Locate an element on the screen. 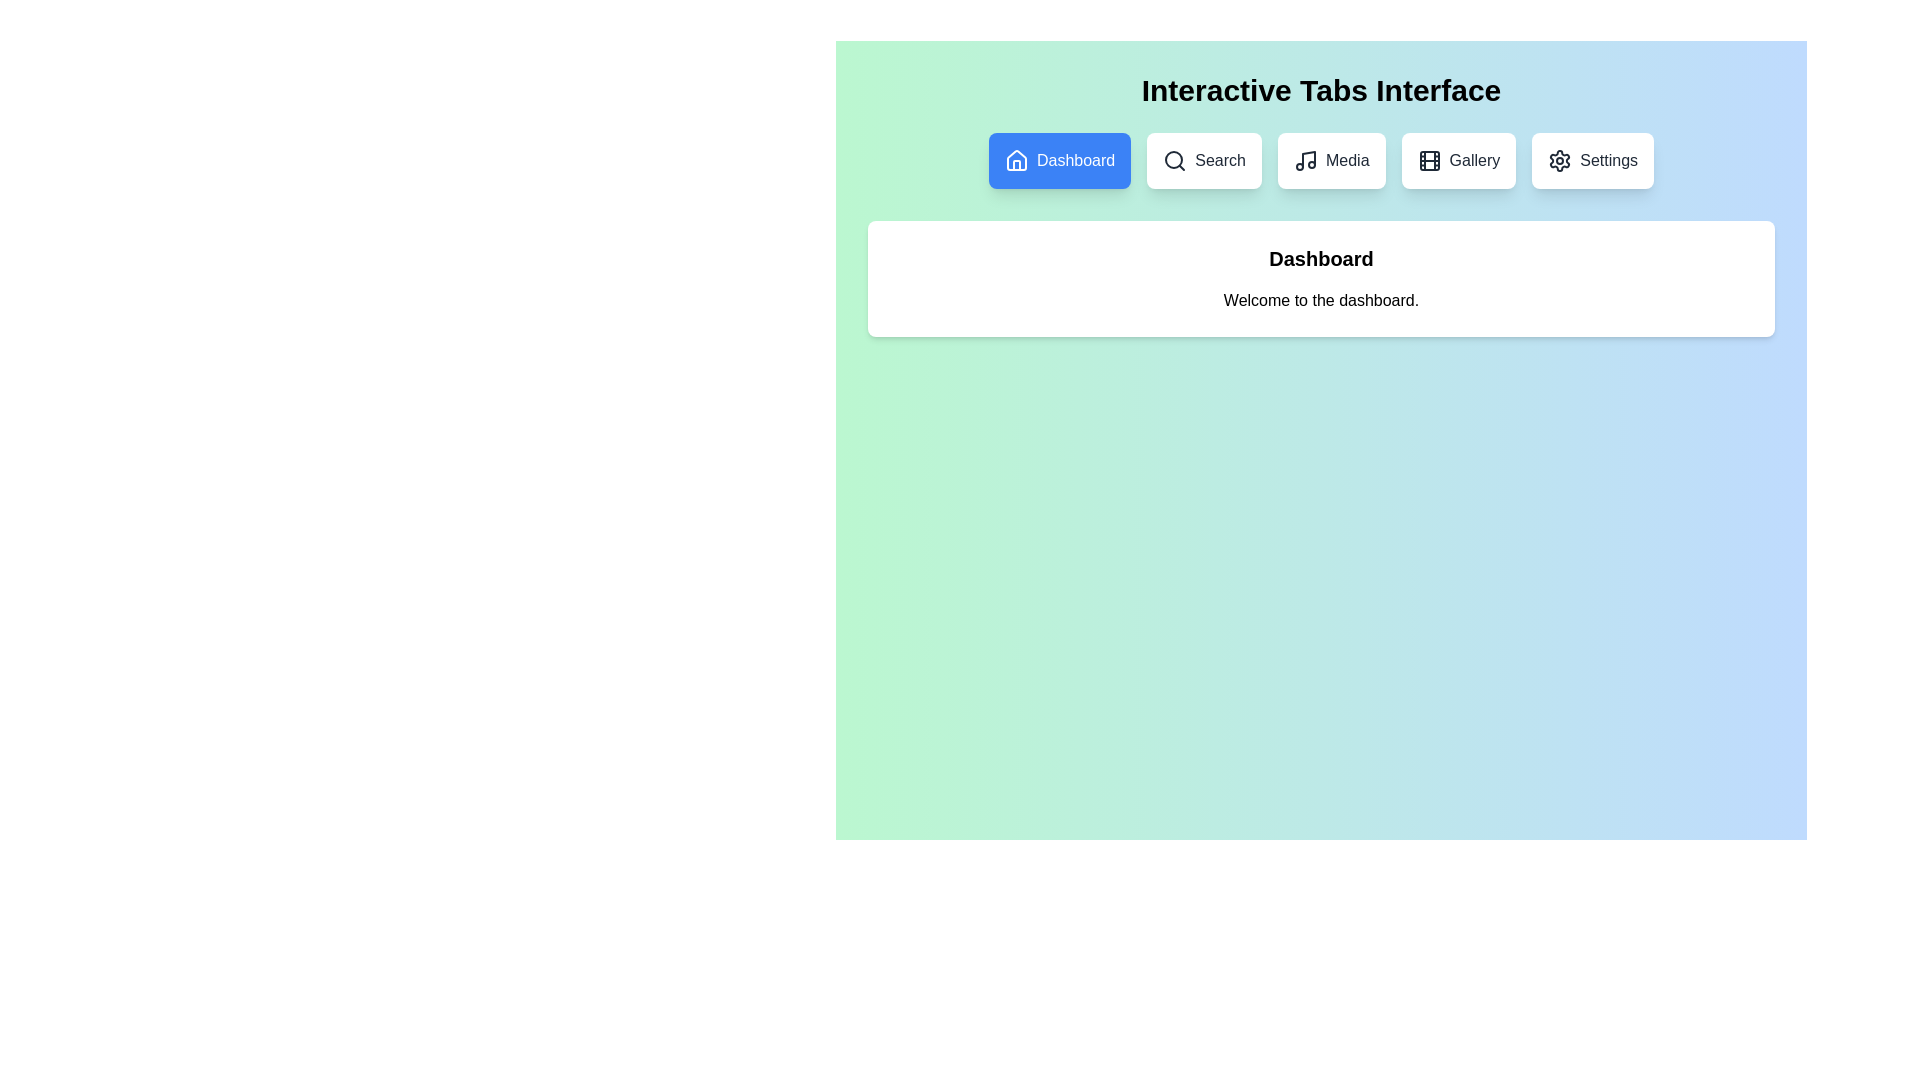  the 'Media' button is located at coordinates (1347, 160).